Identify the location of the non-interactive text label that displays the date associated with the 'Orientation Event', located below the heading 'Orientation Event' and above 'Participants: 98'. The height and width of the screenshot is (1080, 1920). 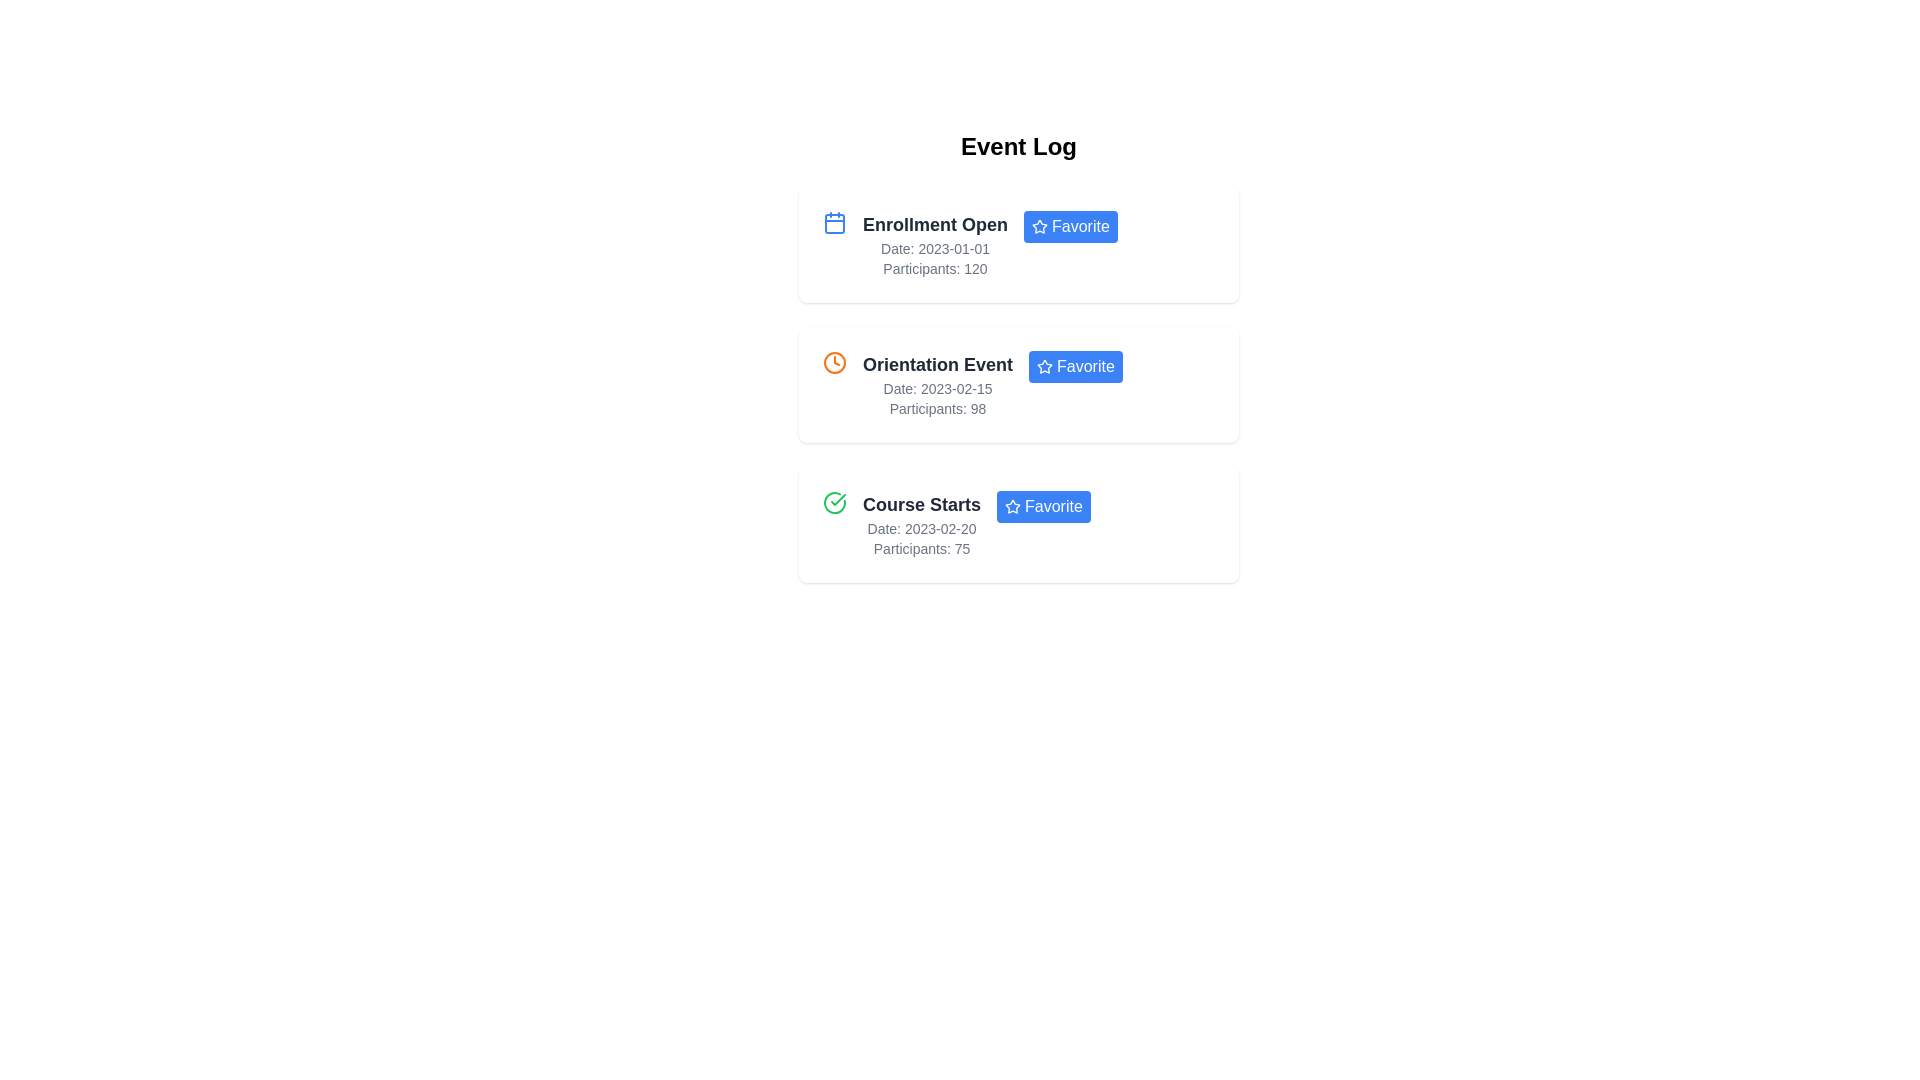
(937, 389).